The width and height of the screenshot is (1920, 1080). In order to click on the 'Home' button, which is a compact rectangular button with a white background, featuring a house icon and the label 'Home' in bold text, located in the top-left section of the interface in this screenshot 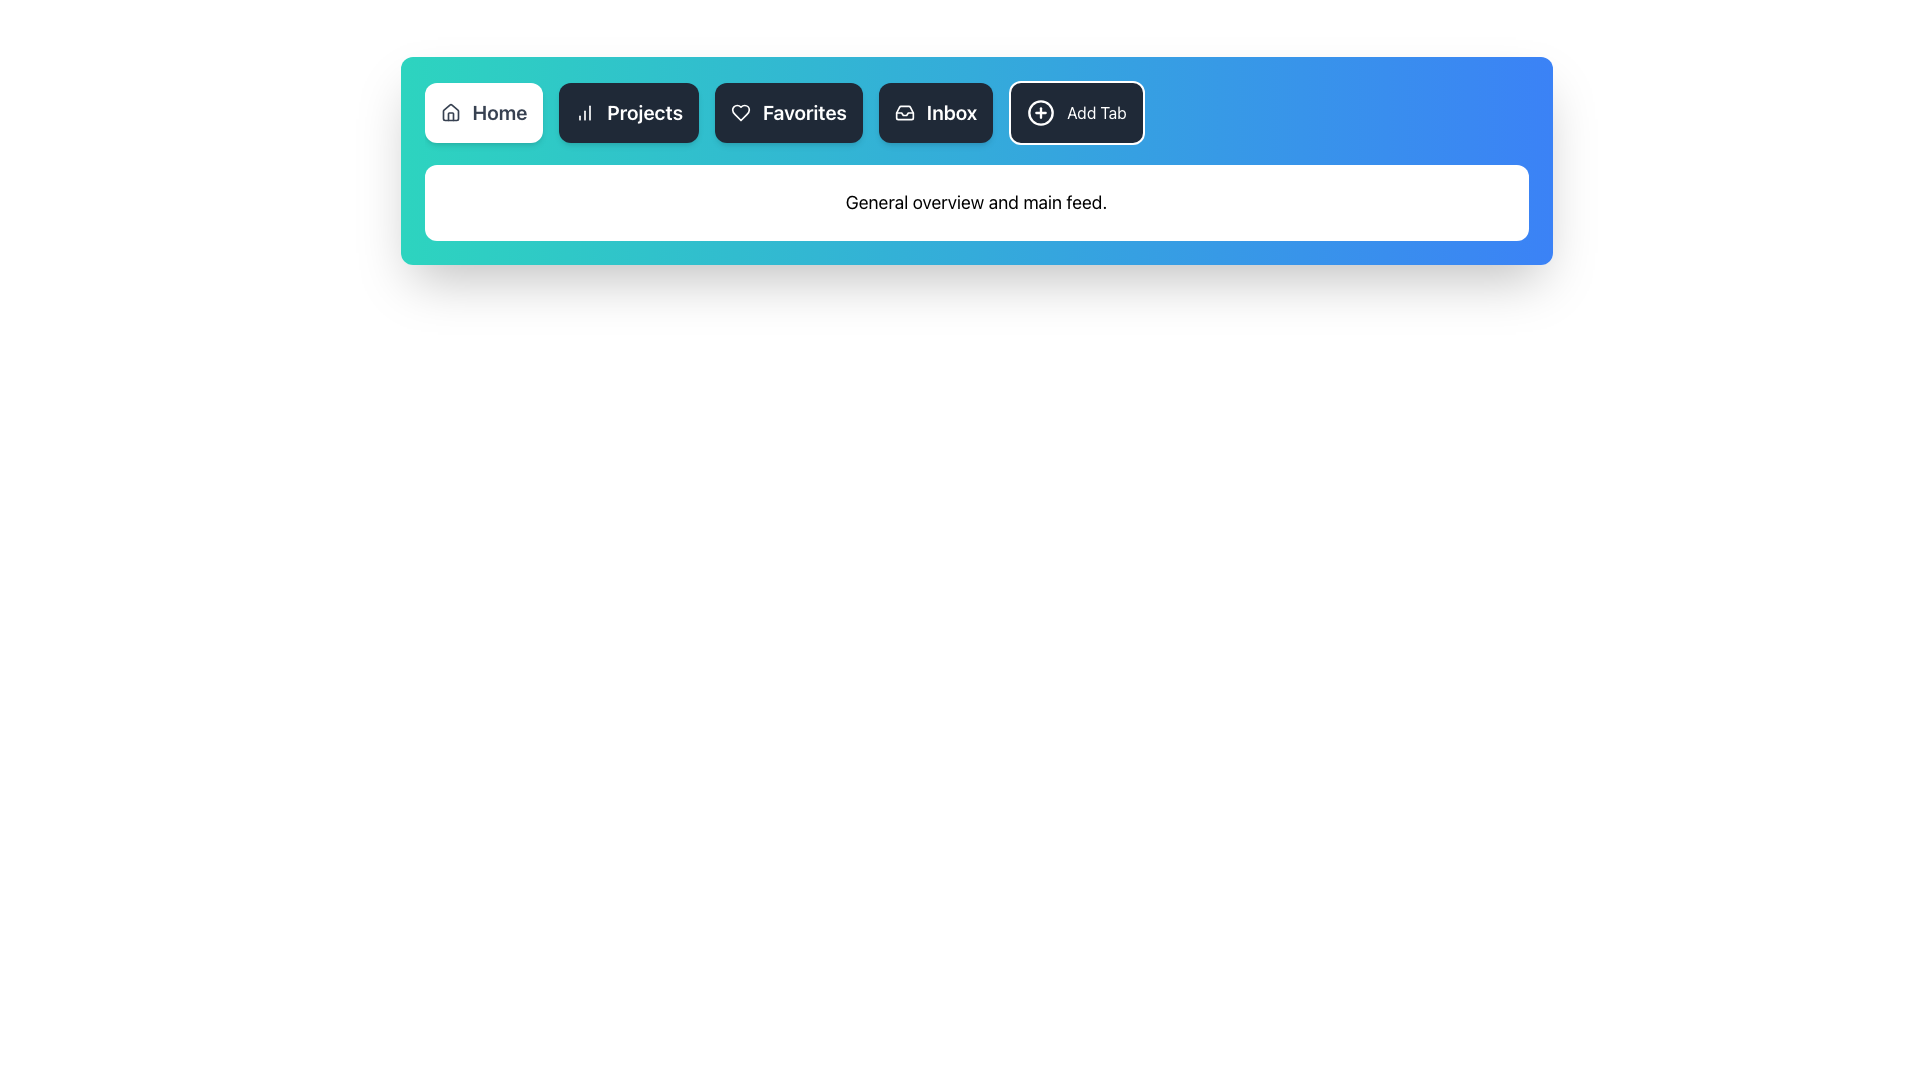, I will do `click(483, 112)`.